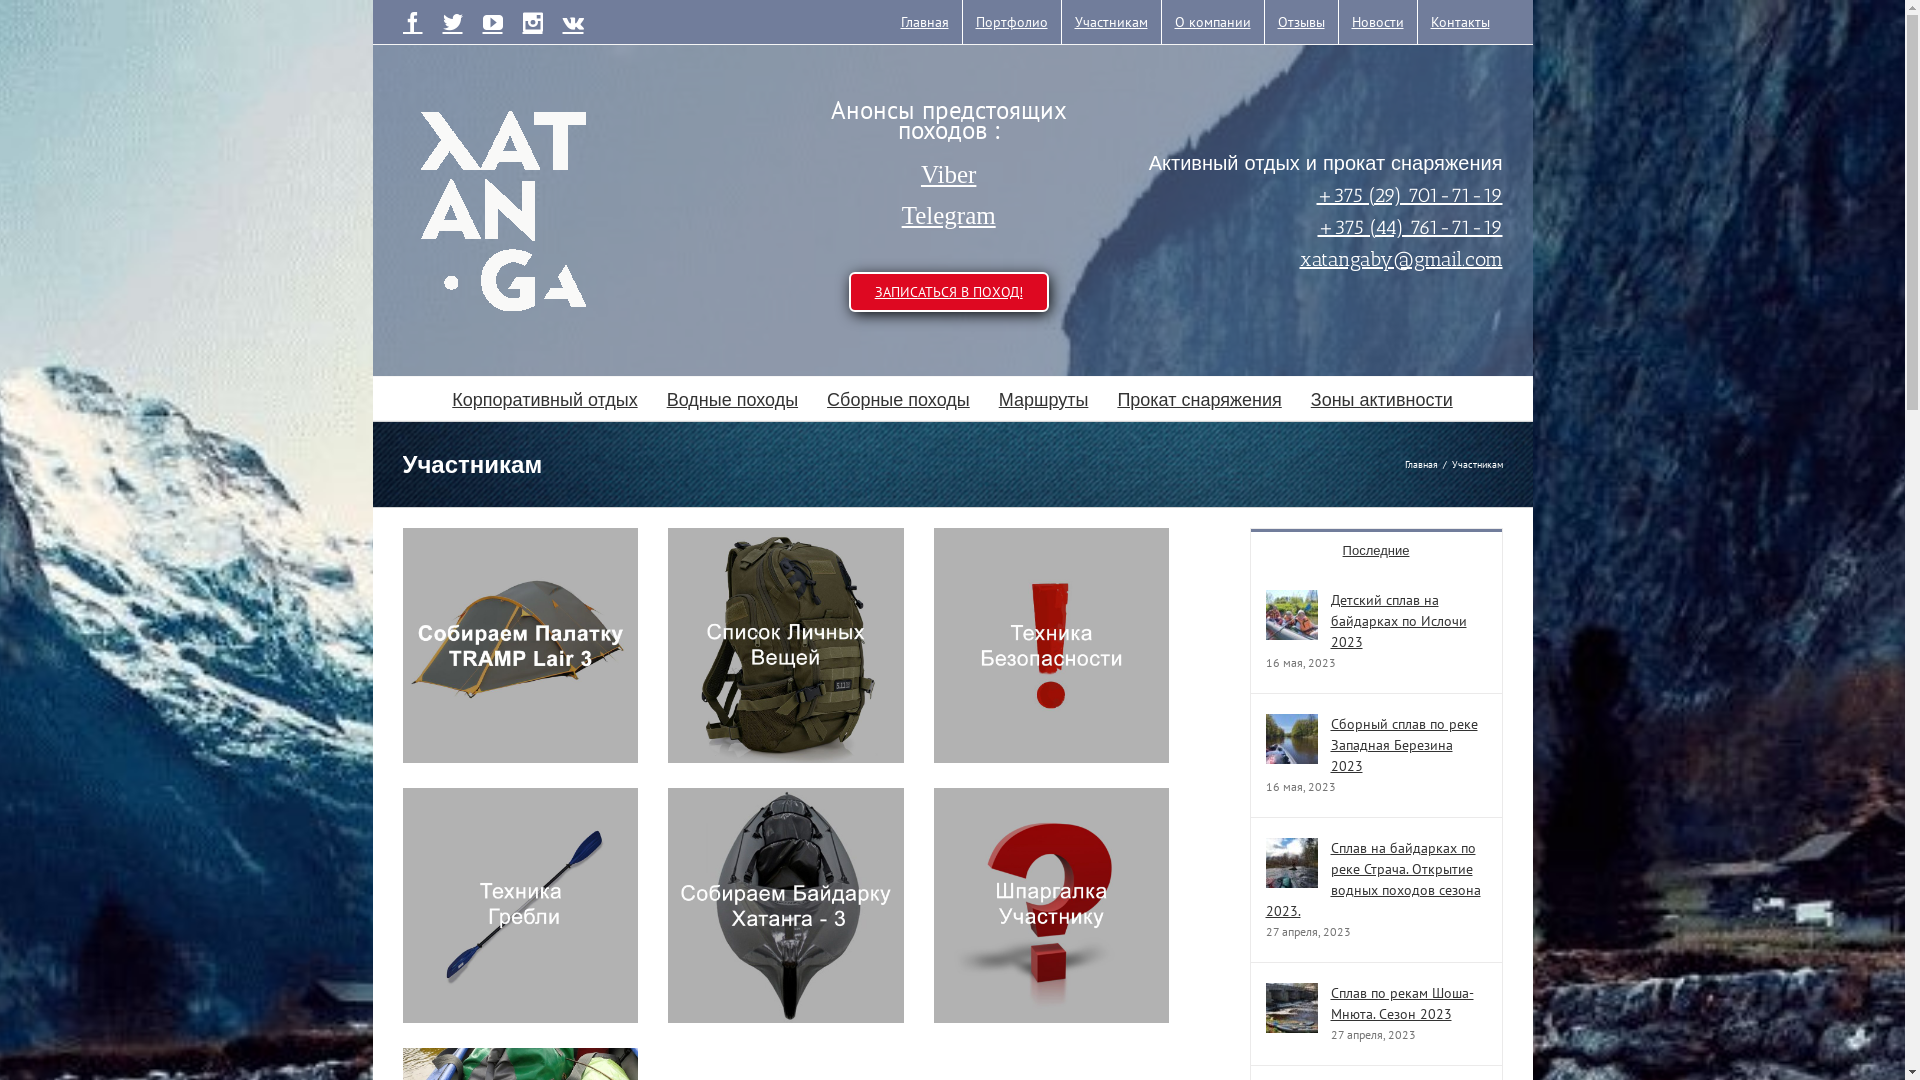 The width and height of the screenshot is (1920, 1080). I want to click on 'xatangaby@gmail.com', so click(1400, 257).